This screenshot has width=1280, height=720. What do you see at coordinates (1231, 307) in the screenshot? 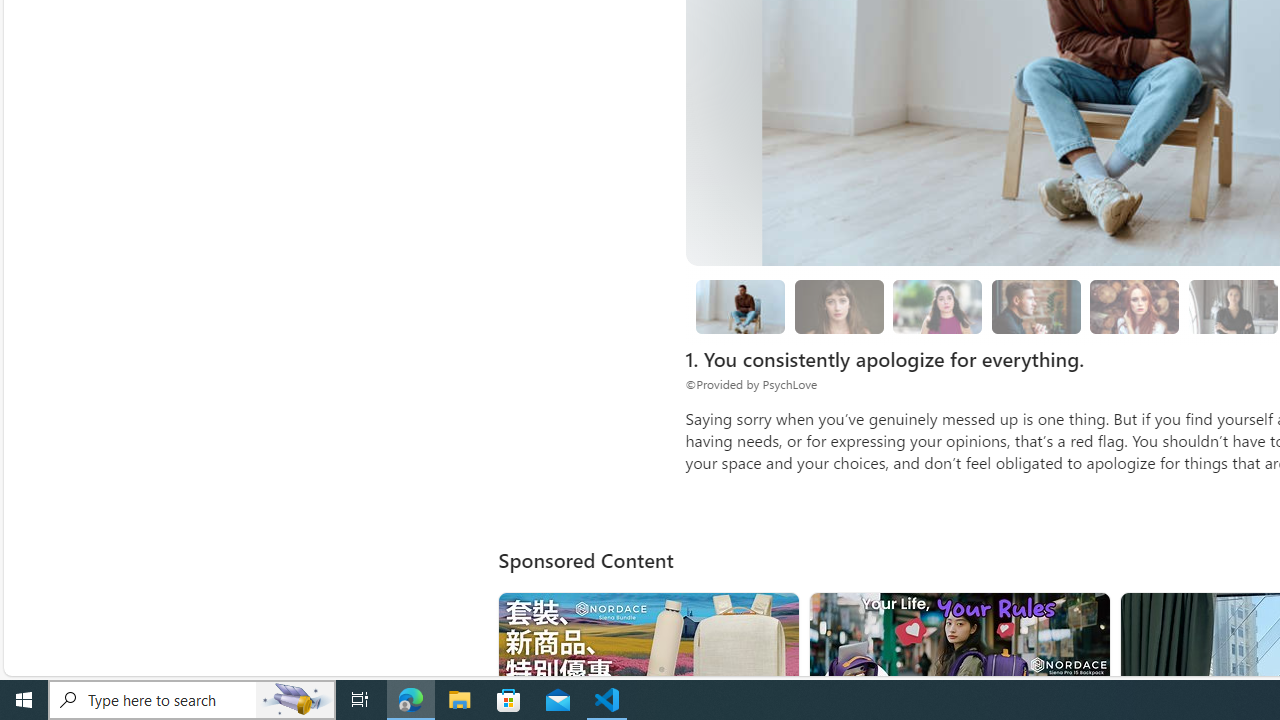
I see `'8. Surround yourself with solution-oriented people.'` at bounding box center [1231, 307].